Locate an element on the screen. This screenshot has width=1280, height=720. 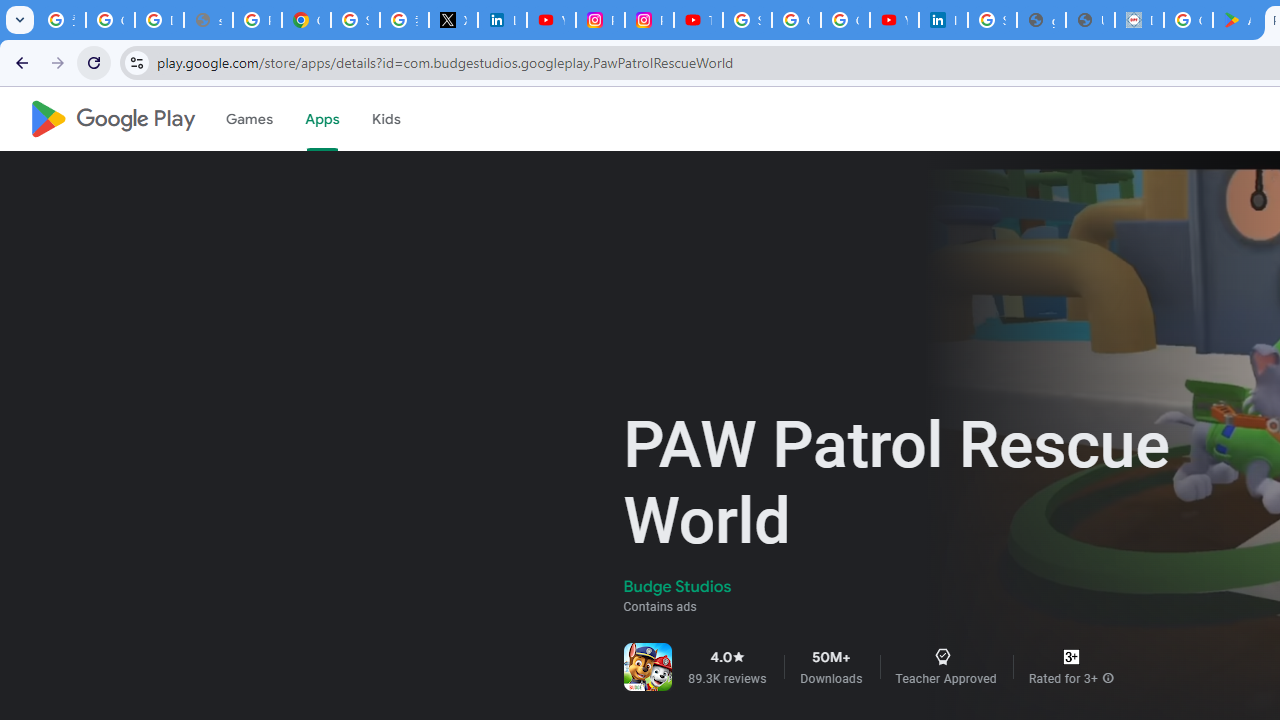
'Google Play logo' is located at coordinates (111, 119).